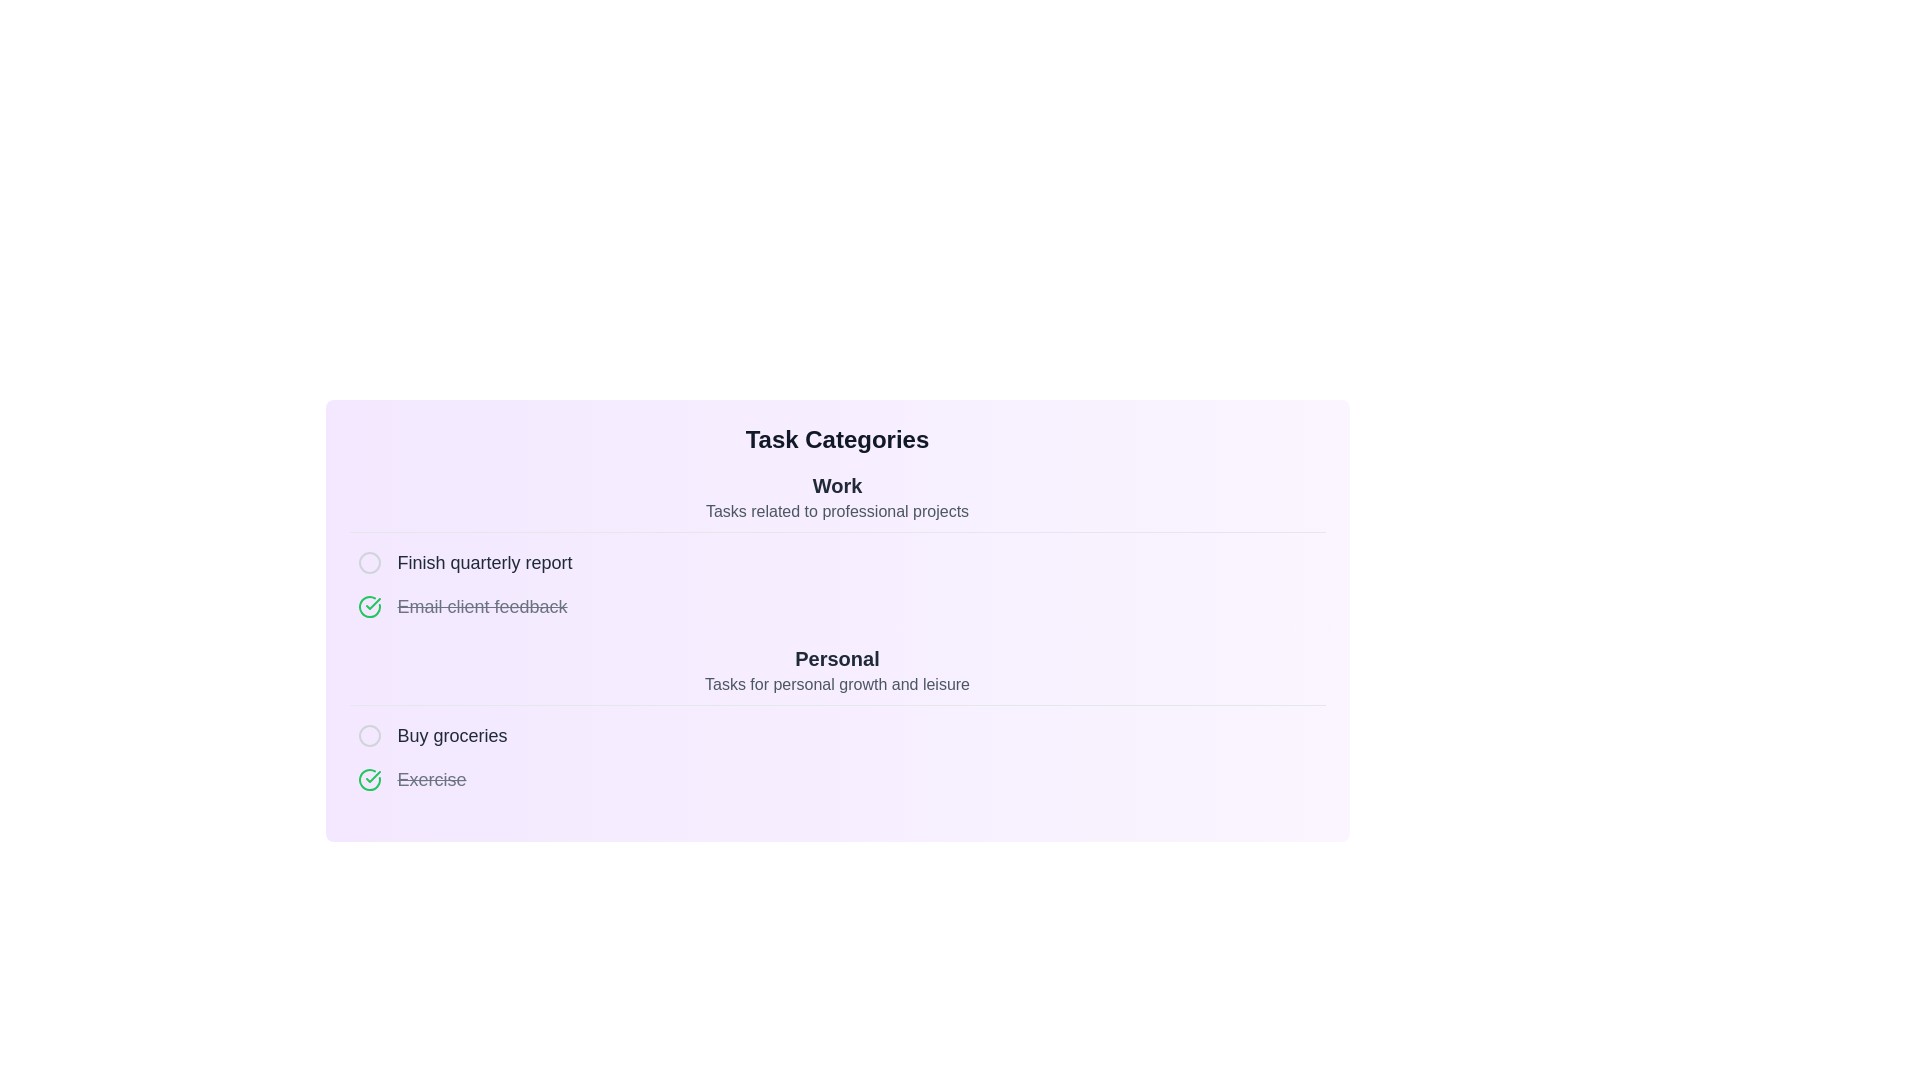 The image size is (1920, 1080). What do you see at coordinates (837, 684) in the screenshot?
I see `the gray text label that reads 'Tasks for personal growth and leisure', located below the bold header 'Personal'` at bounding box center [837, 684].